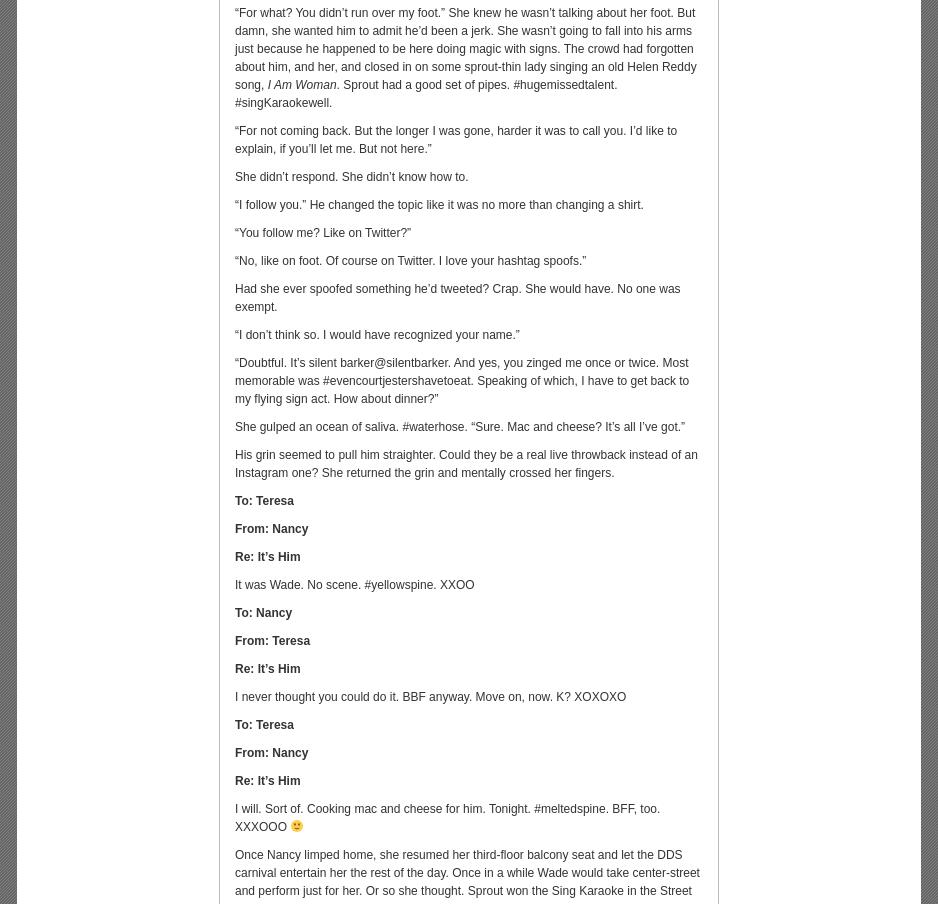 Image resolution: width=938 pixels, height=904 pixels. Describe the element at coordinates (234, 47) in the screenshot. I see `'“For what? You didn’t run over my foot.” She knew he wasn’t talking about her foot. But damn, she wanted him to admit he’d been a jerk. She wasn’t going to fall into his arms just because he happened to be here doing magic with signs. The crowd had forgotten about him, and her, and closed in on some sprout-thin lady singing an old Helen Reddy song,'` at that location.